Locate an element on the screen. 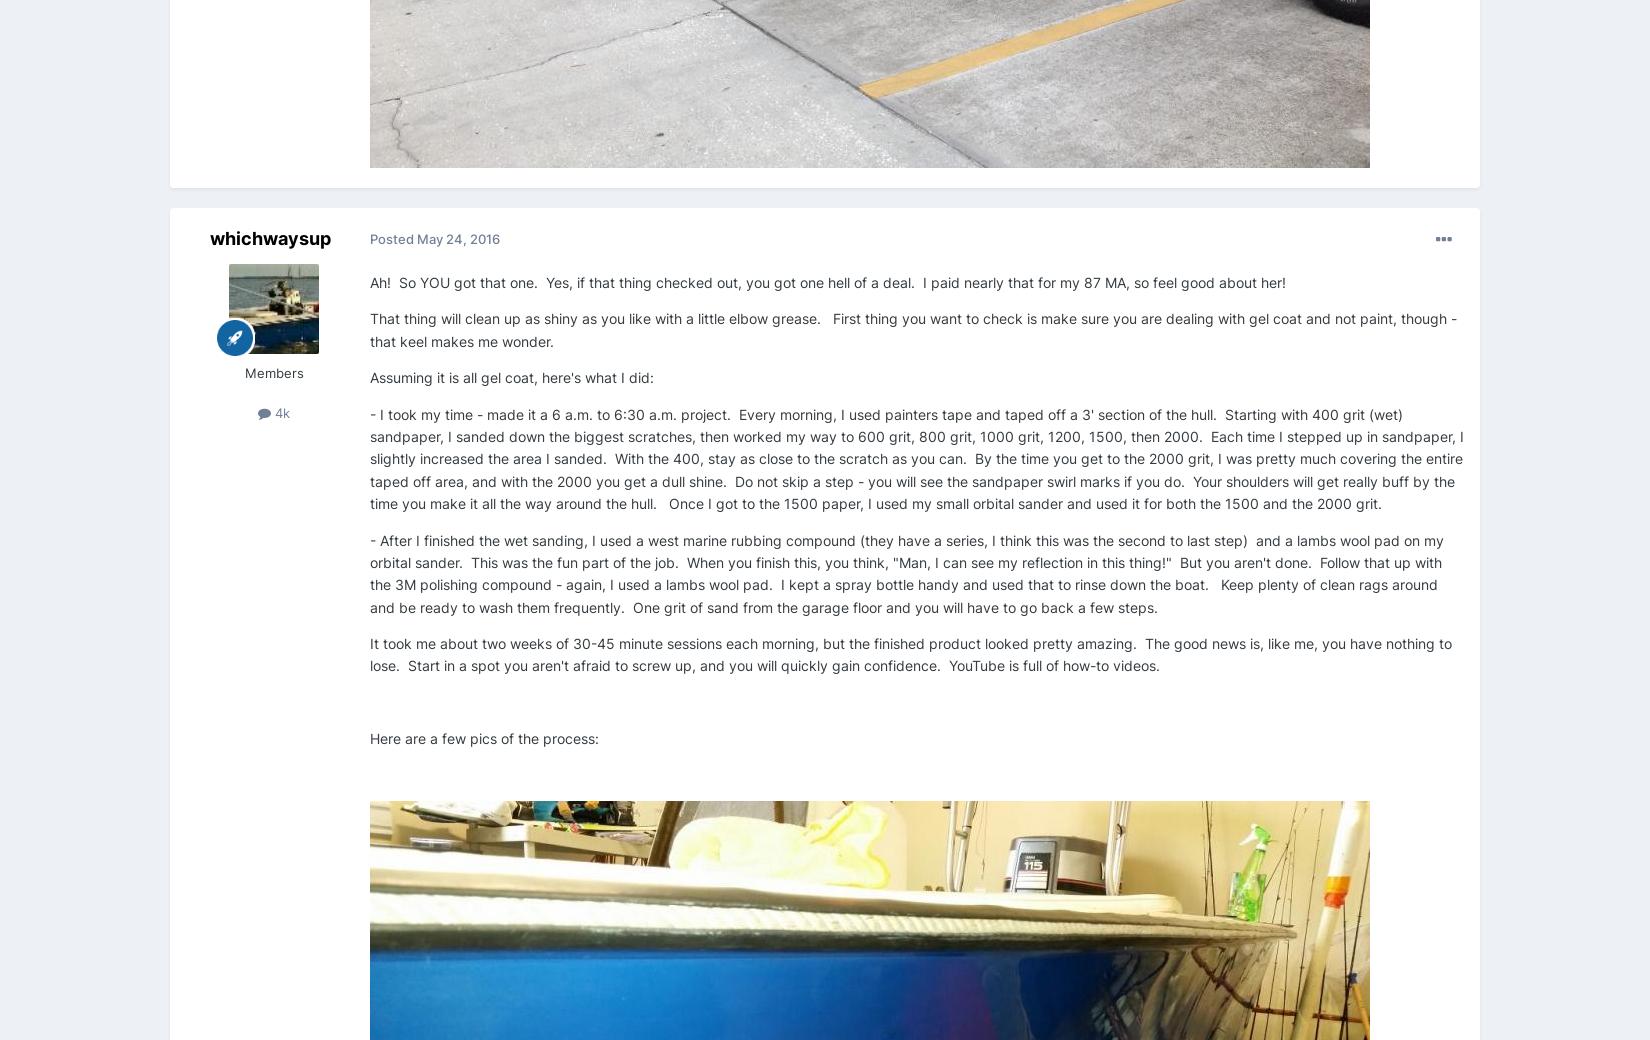 This screenshot has width=1650, height=1040. '- After I finished the wet sanding, I used a west marine rubbing compound (they have a series, I think this was the second to last step)  and a lambs wool pad on my orbital sander.  This was the fun part of the job.  When you finish this, you think, "Man, I can see my reflection in this thing!"  But you aren't done.  Follow that up with the 3M polishing compound - again, I used a lambs wool pad.  I kept a spray bottle handy and used that to rinse down the boat.   Keep plenty of clean rags around and be ready to wash them frequently.  One grit of sand from the garage floor and you will have to go back a few steps.' is located at coordinates (369, 572).